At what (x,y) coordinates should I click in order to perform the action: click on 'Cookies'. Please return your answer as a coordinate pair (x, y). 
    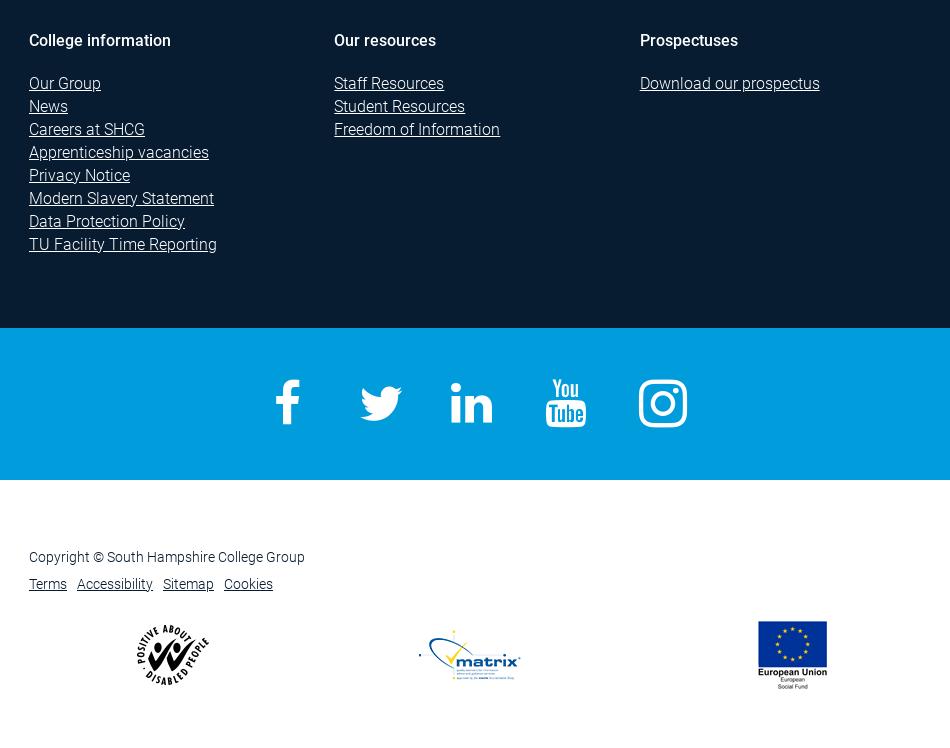
    Looking at the image, I should click on (247, 584).